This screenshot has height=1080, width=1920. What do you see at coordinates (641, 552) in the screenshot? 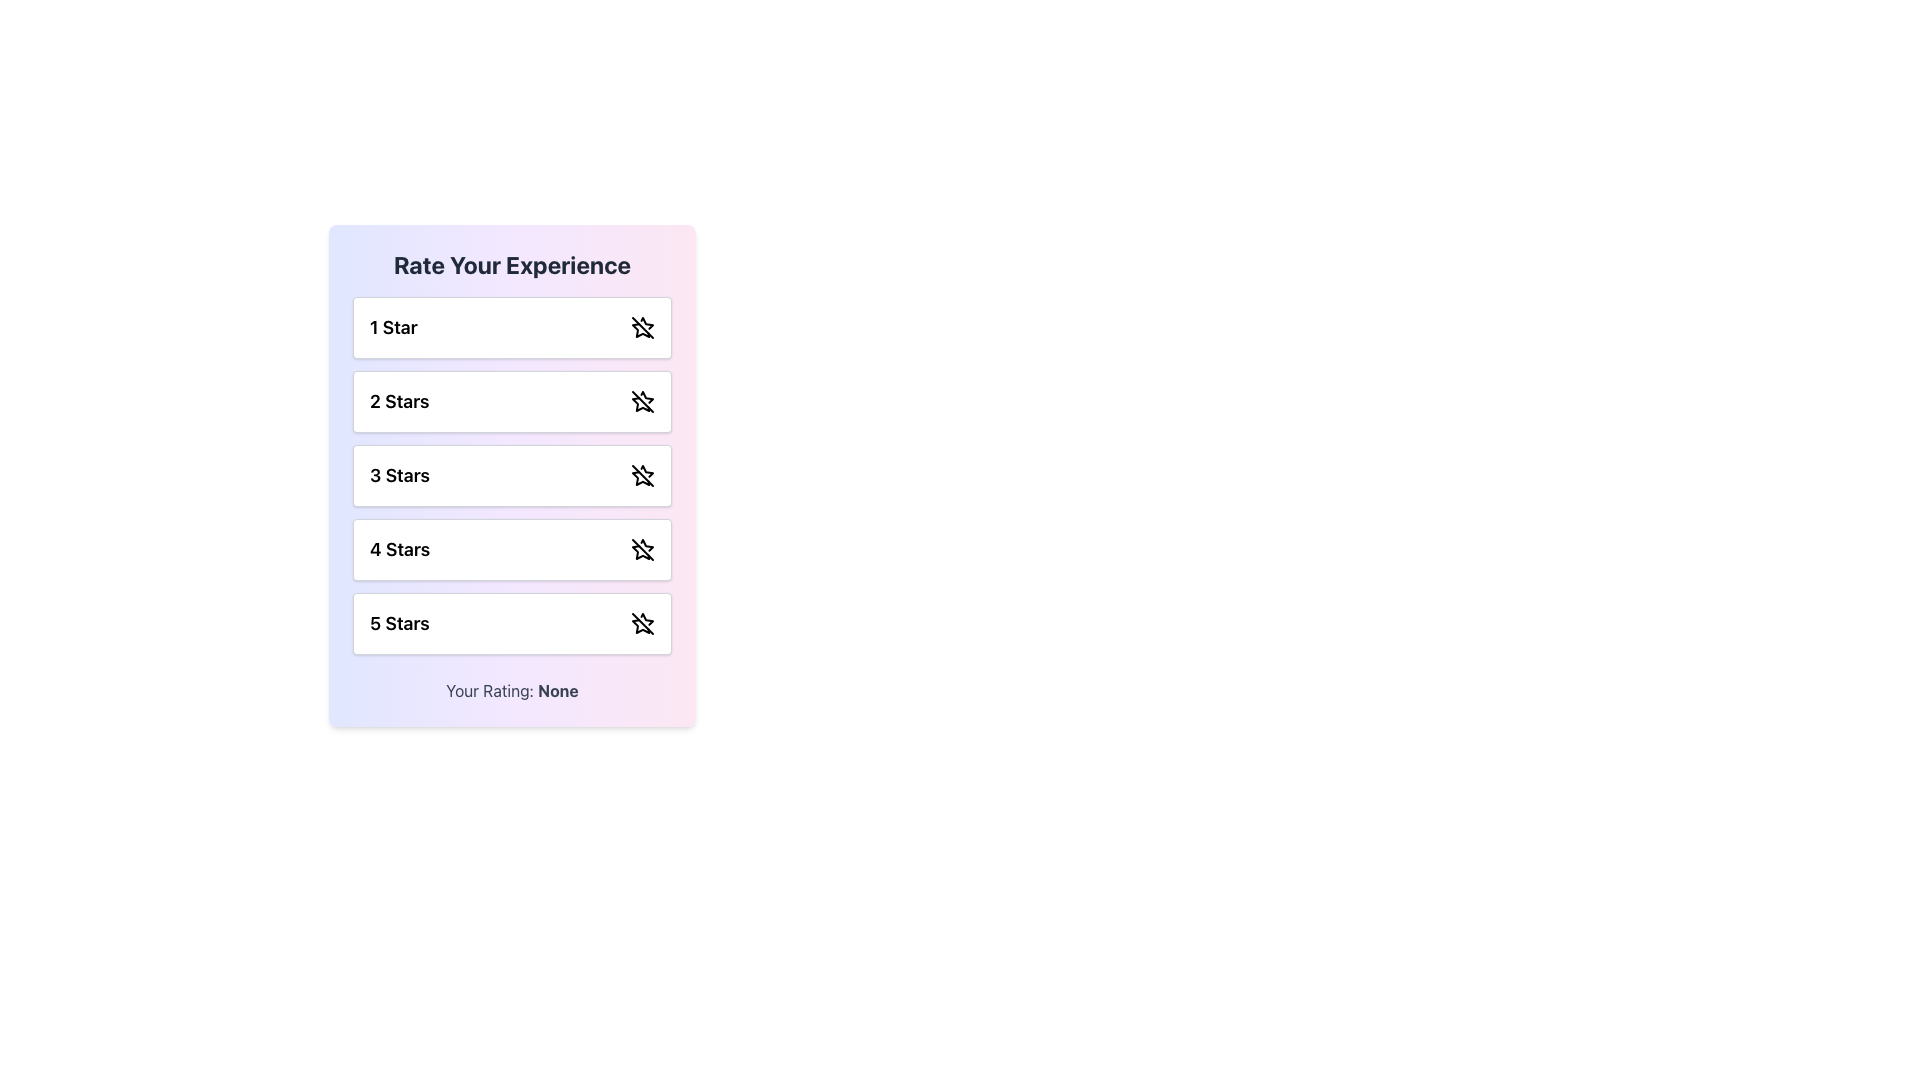
I see `the inactive star selection icon for the fourth rating option labeled '4 Stars'` at bounding box center [641, 552].